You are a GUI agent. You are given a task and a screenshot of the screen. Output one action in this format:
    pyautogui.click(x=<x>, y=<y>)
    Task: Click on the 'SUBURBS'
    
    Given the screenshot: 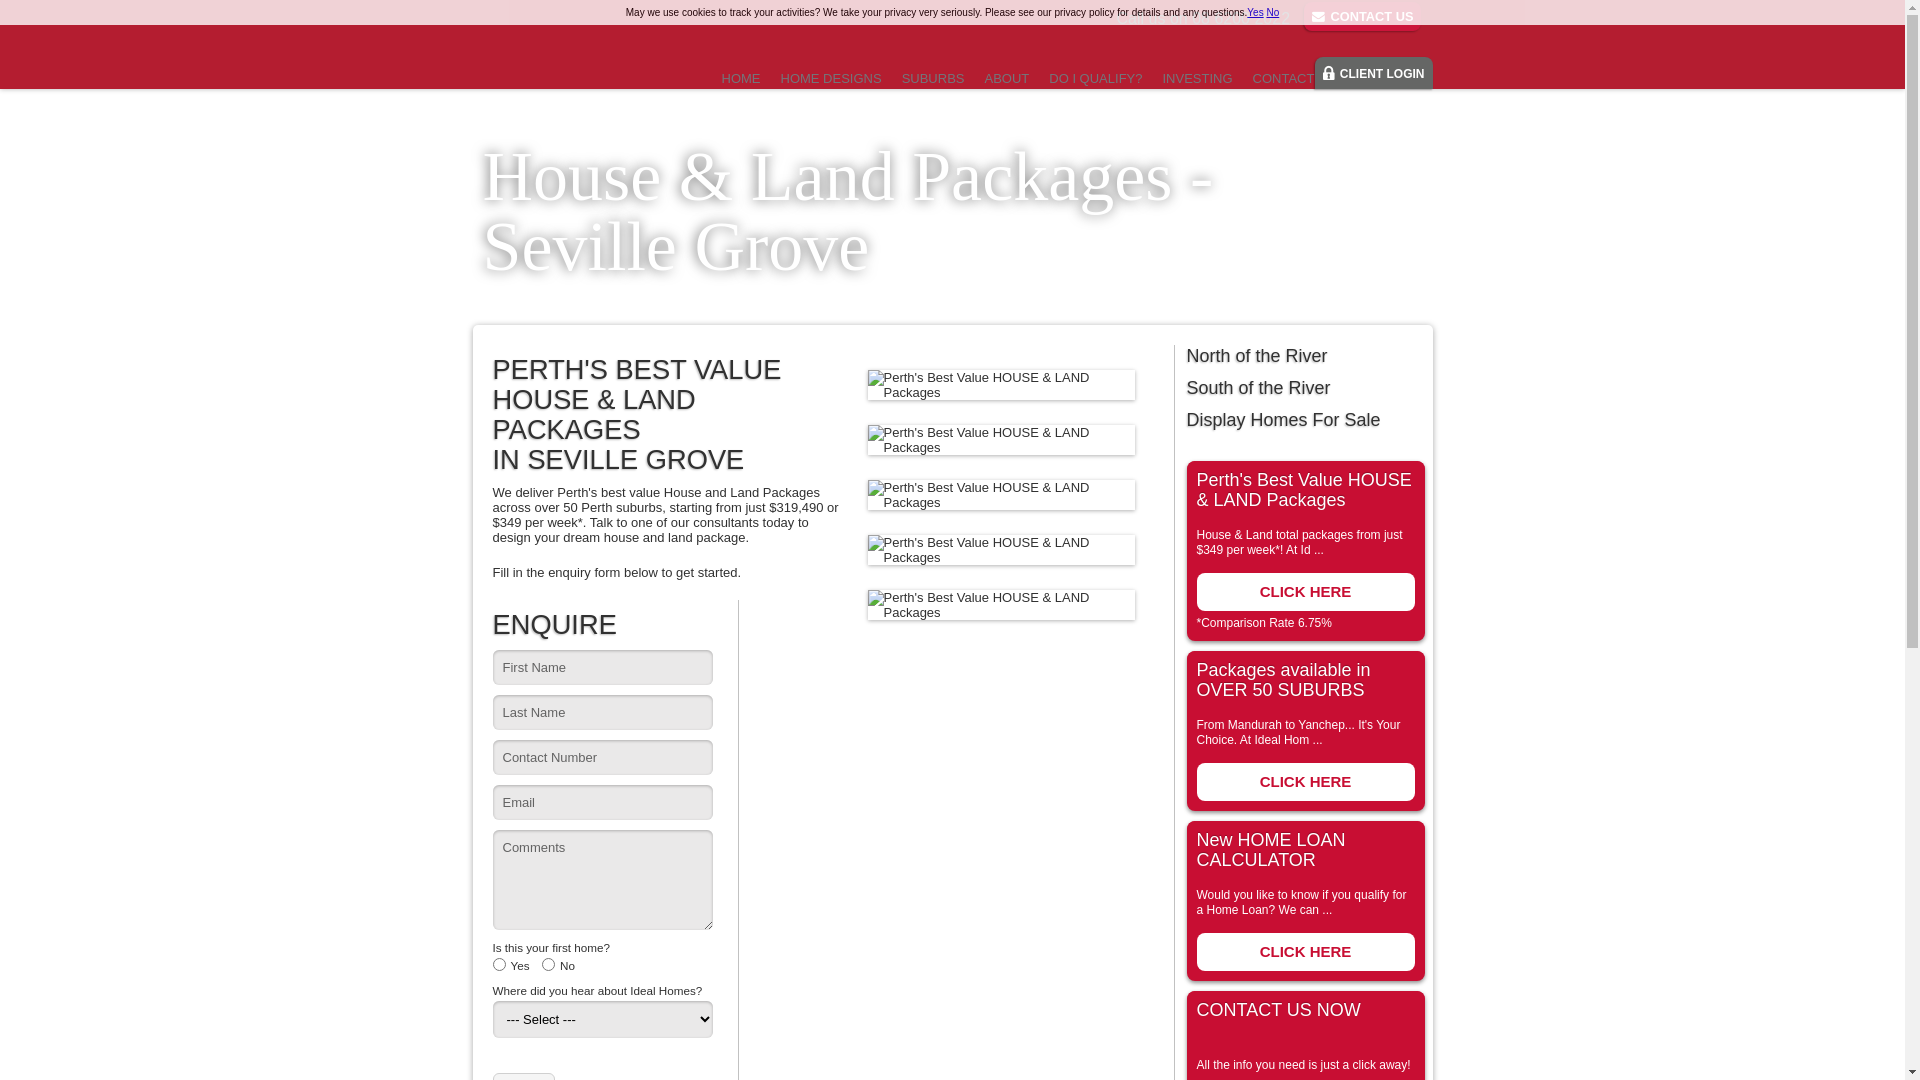 What is the action you would take?
    pyautogui.click(x=932, y=77)
    